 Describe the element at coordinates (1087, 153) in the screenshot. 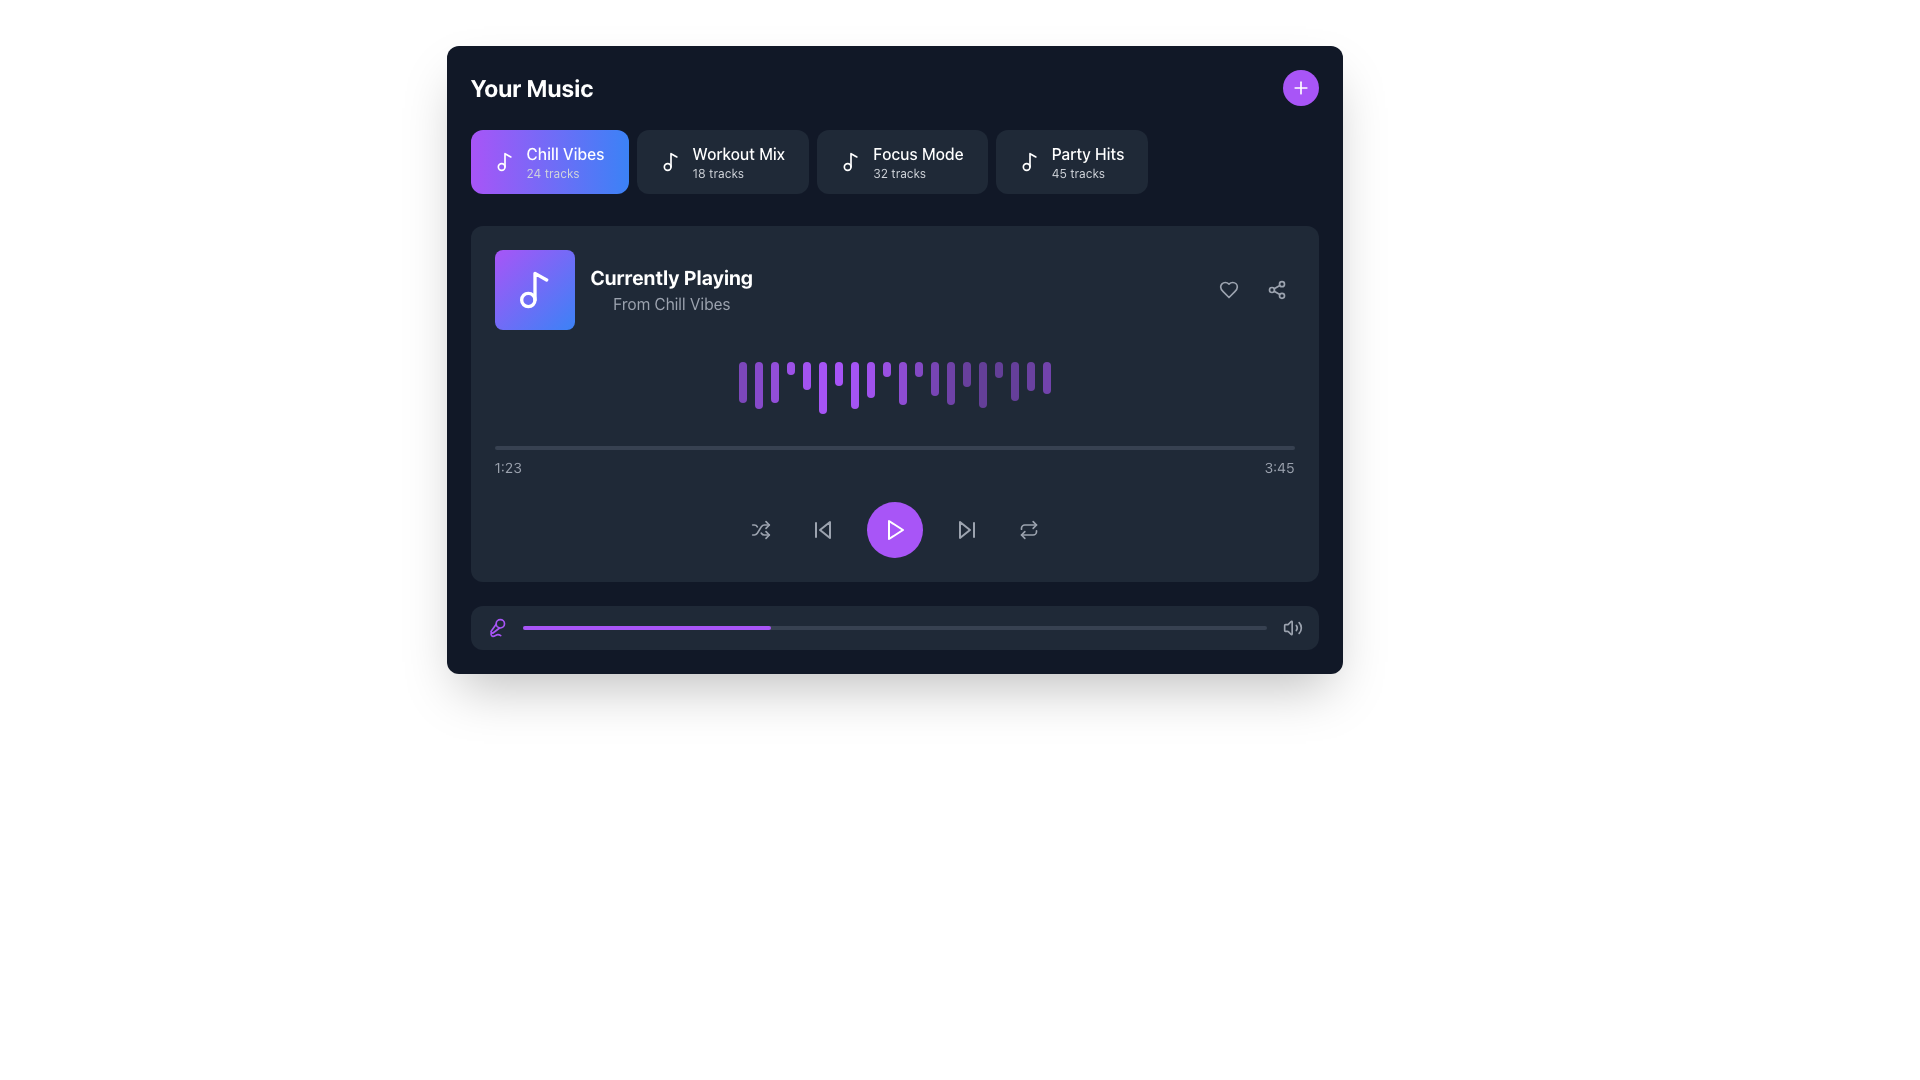

I see `the 'Party Hits' text label` at that location.